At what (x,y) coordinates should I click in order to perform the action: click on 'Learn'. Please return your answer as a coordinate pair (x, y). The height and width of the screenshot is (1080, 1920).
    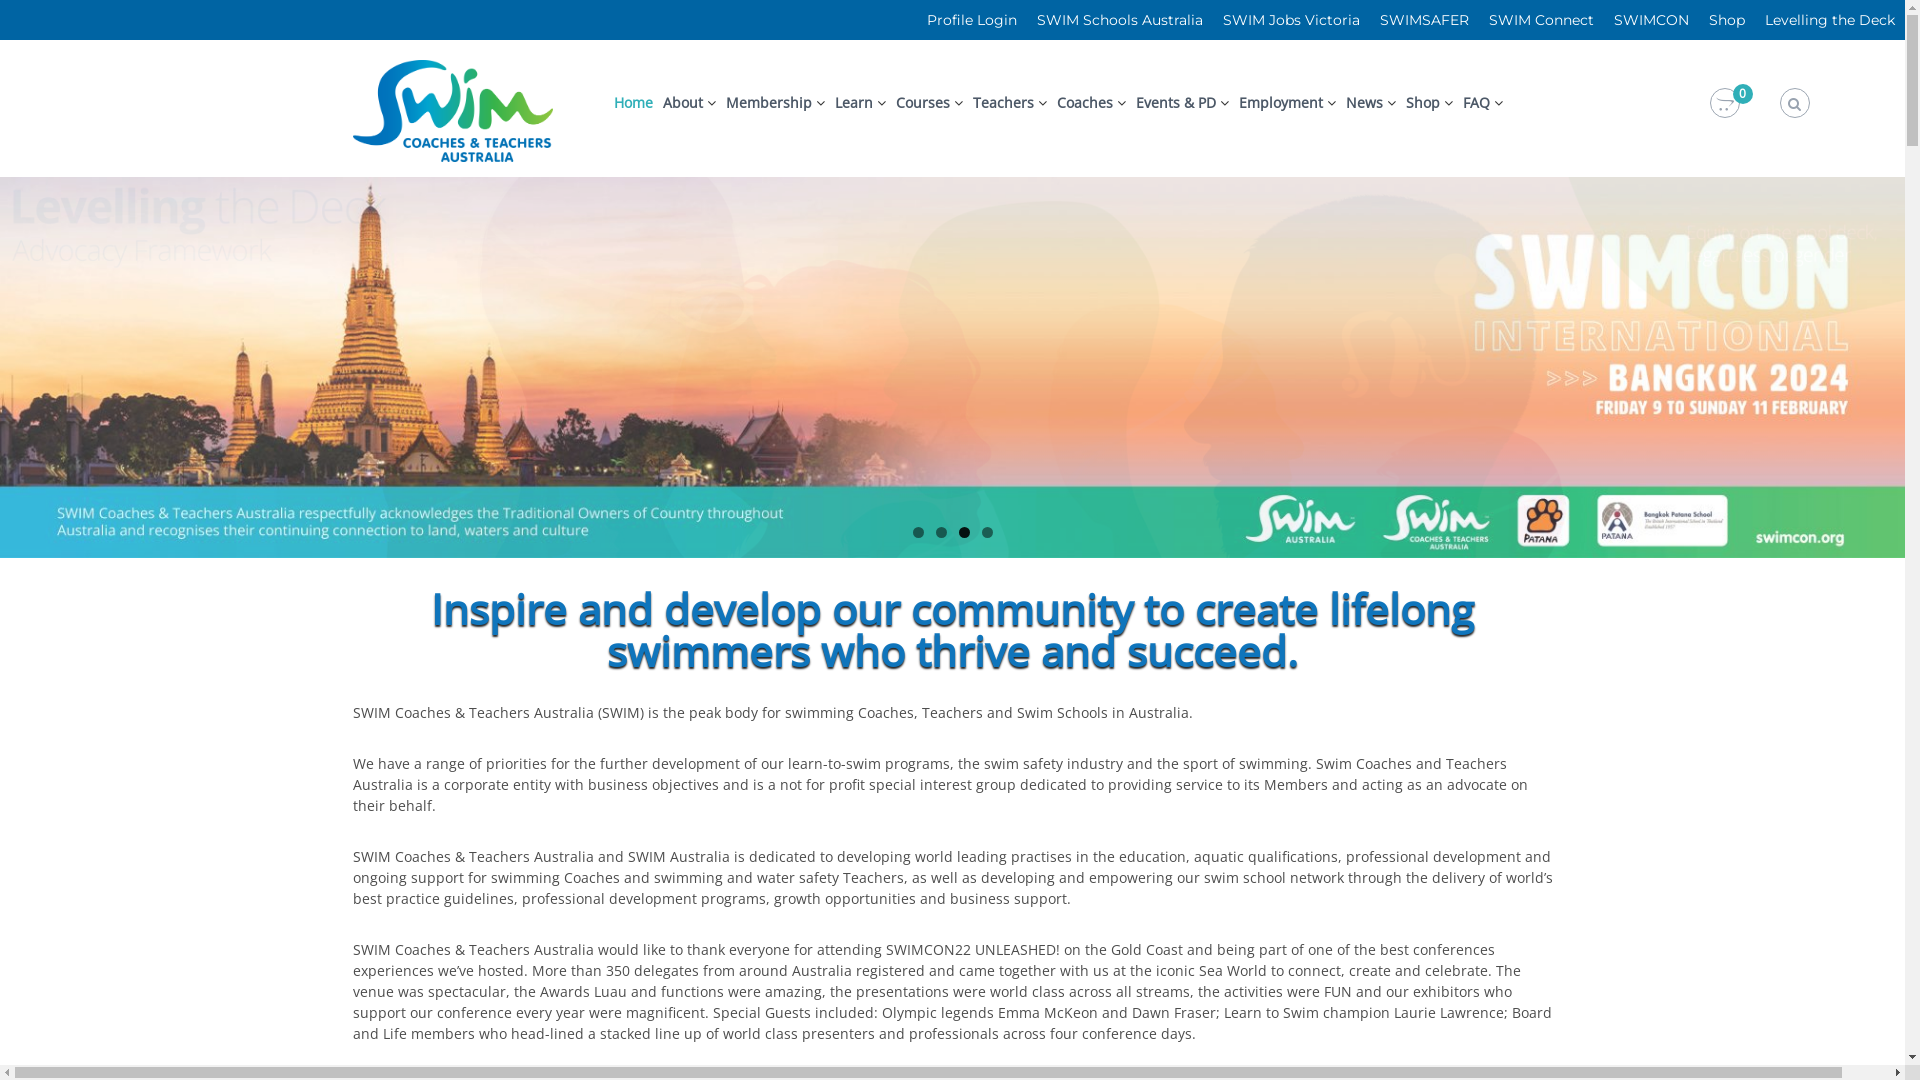
    Looking at the image, I should click on (854, 102).